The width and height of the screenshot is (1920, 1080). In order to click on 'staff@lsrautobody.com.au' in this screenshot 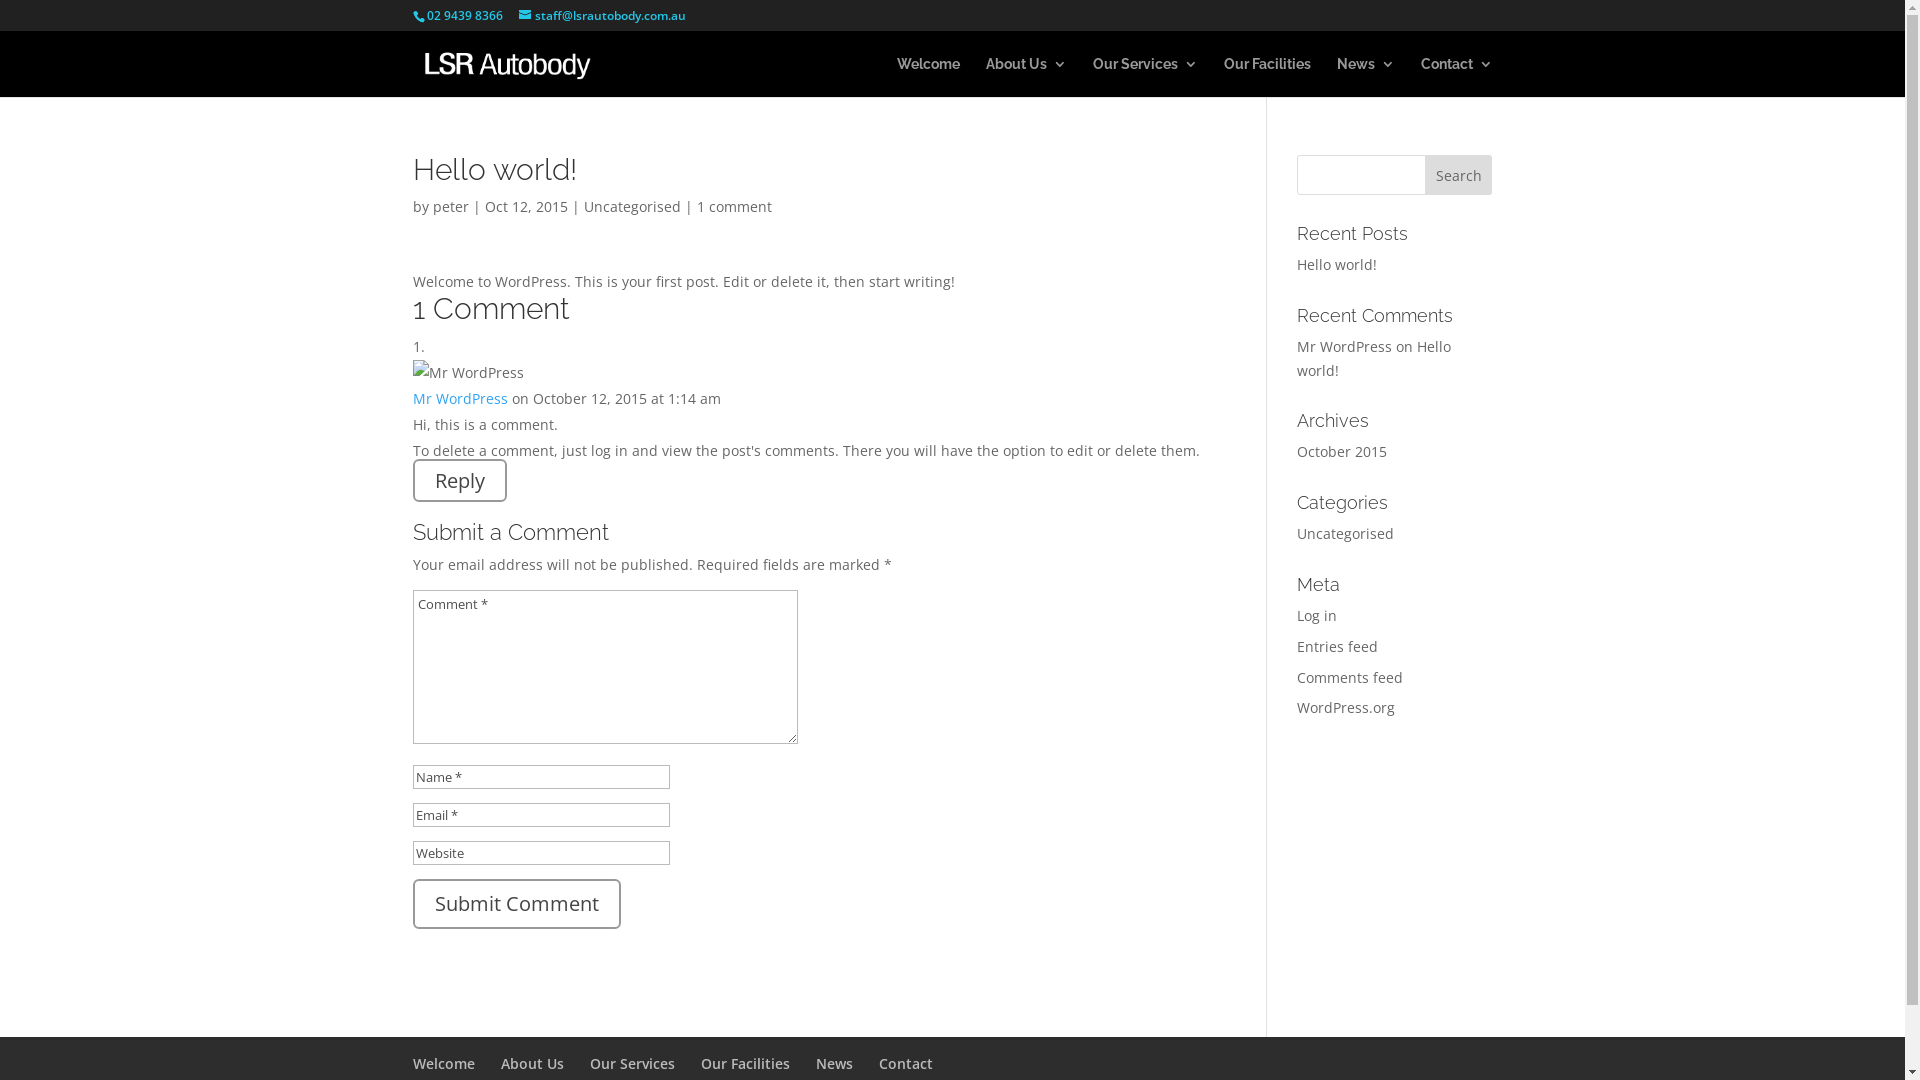, I will do `click(600, 15)`.